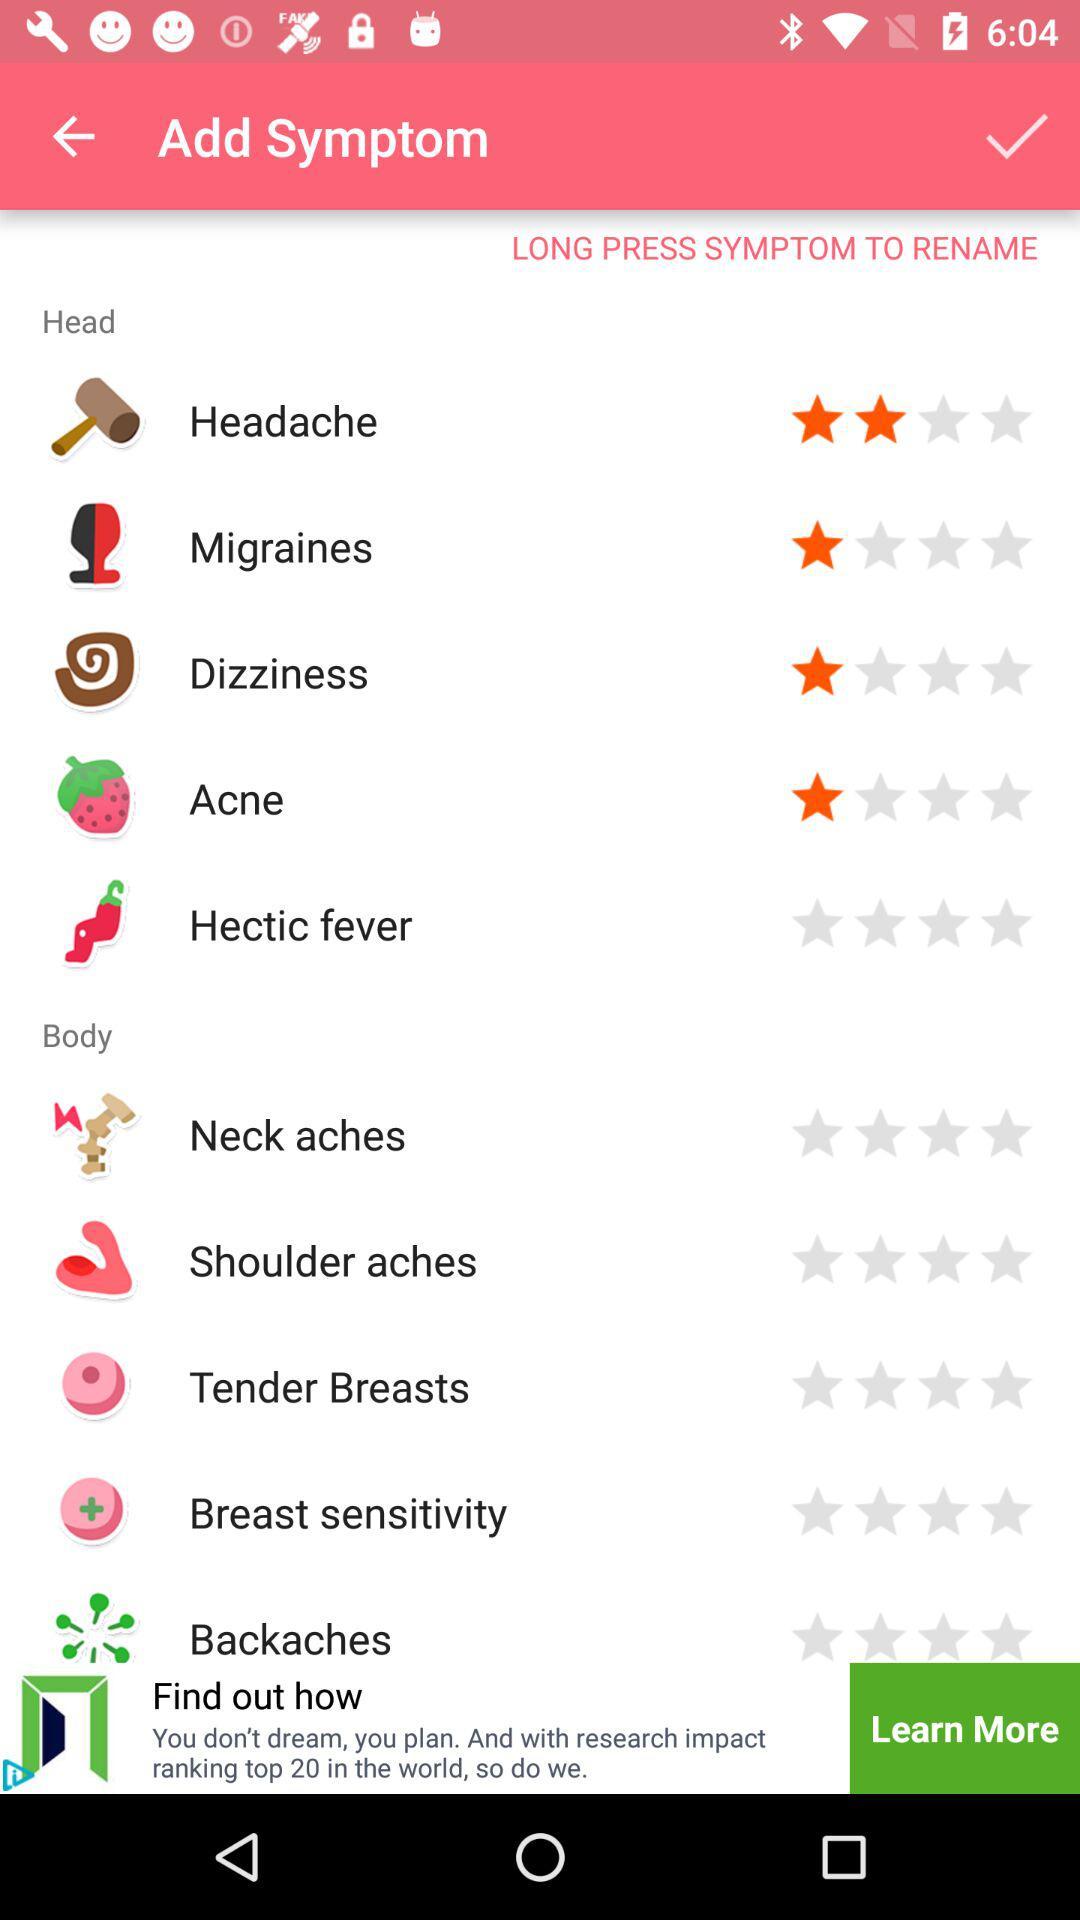 The image size is (1080, 1920). Describe the element at coordinates (817, 1634) in the screenshot. I see `amount user suffers from symptom backaches` at that location.